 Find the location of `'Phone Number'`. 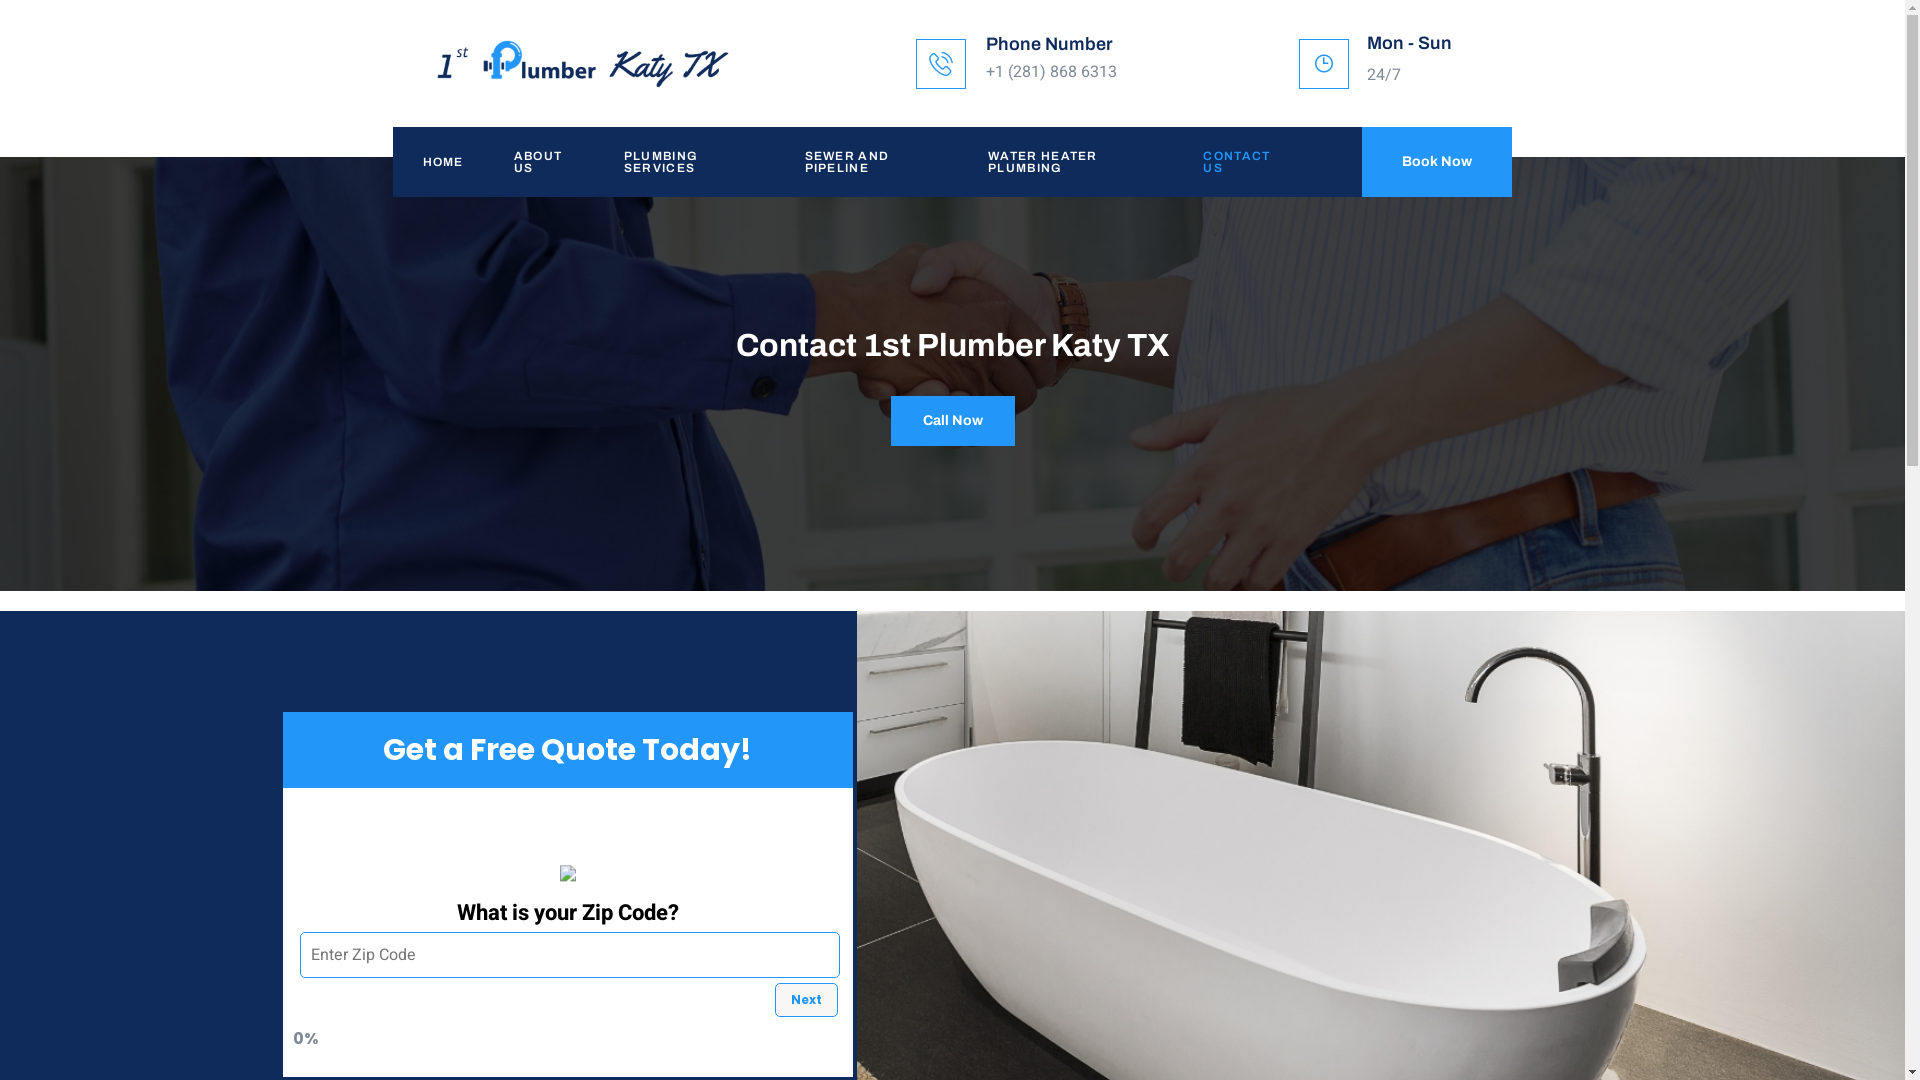

'Phone Number' is located at coordinates (1048, 43).